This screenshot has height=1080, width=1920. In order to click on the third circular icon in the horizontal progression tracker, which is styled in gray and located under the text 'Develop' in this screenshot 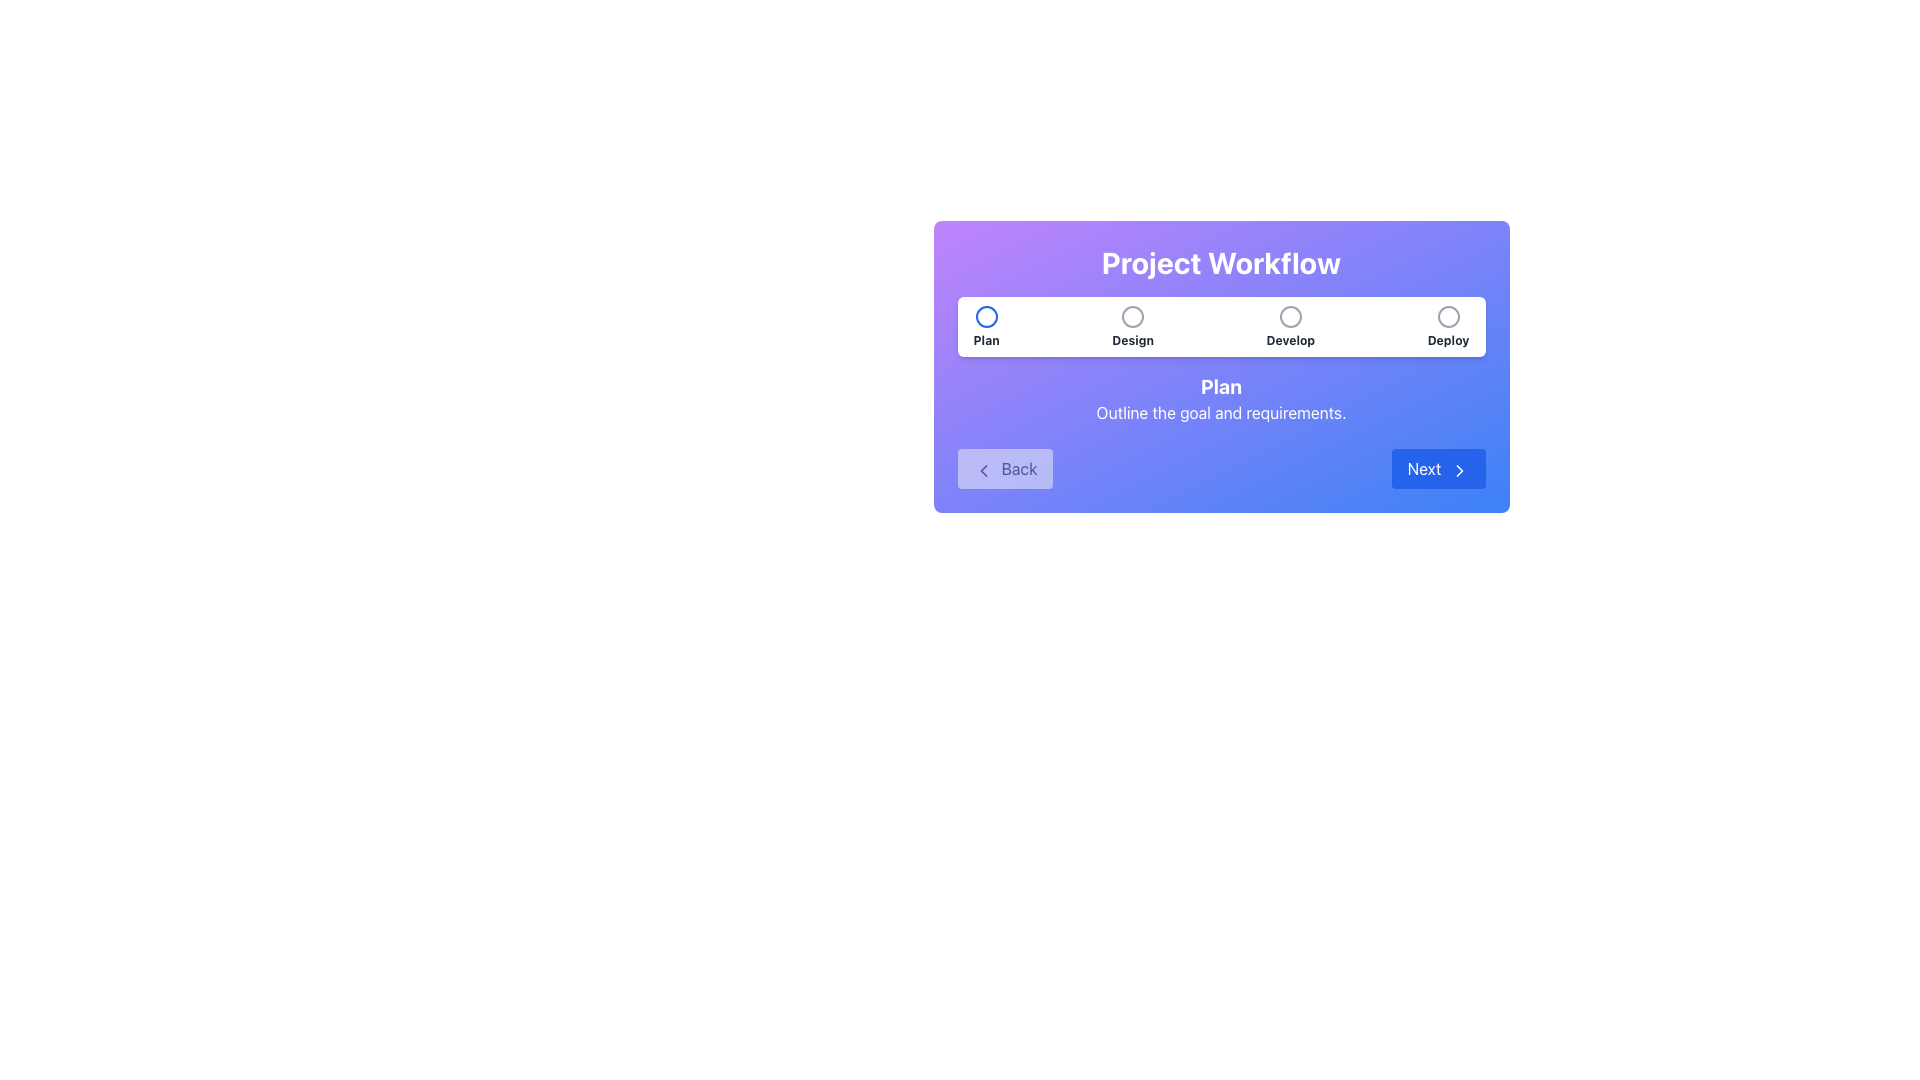, I will do `click(1290, 315)`.